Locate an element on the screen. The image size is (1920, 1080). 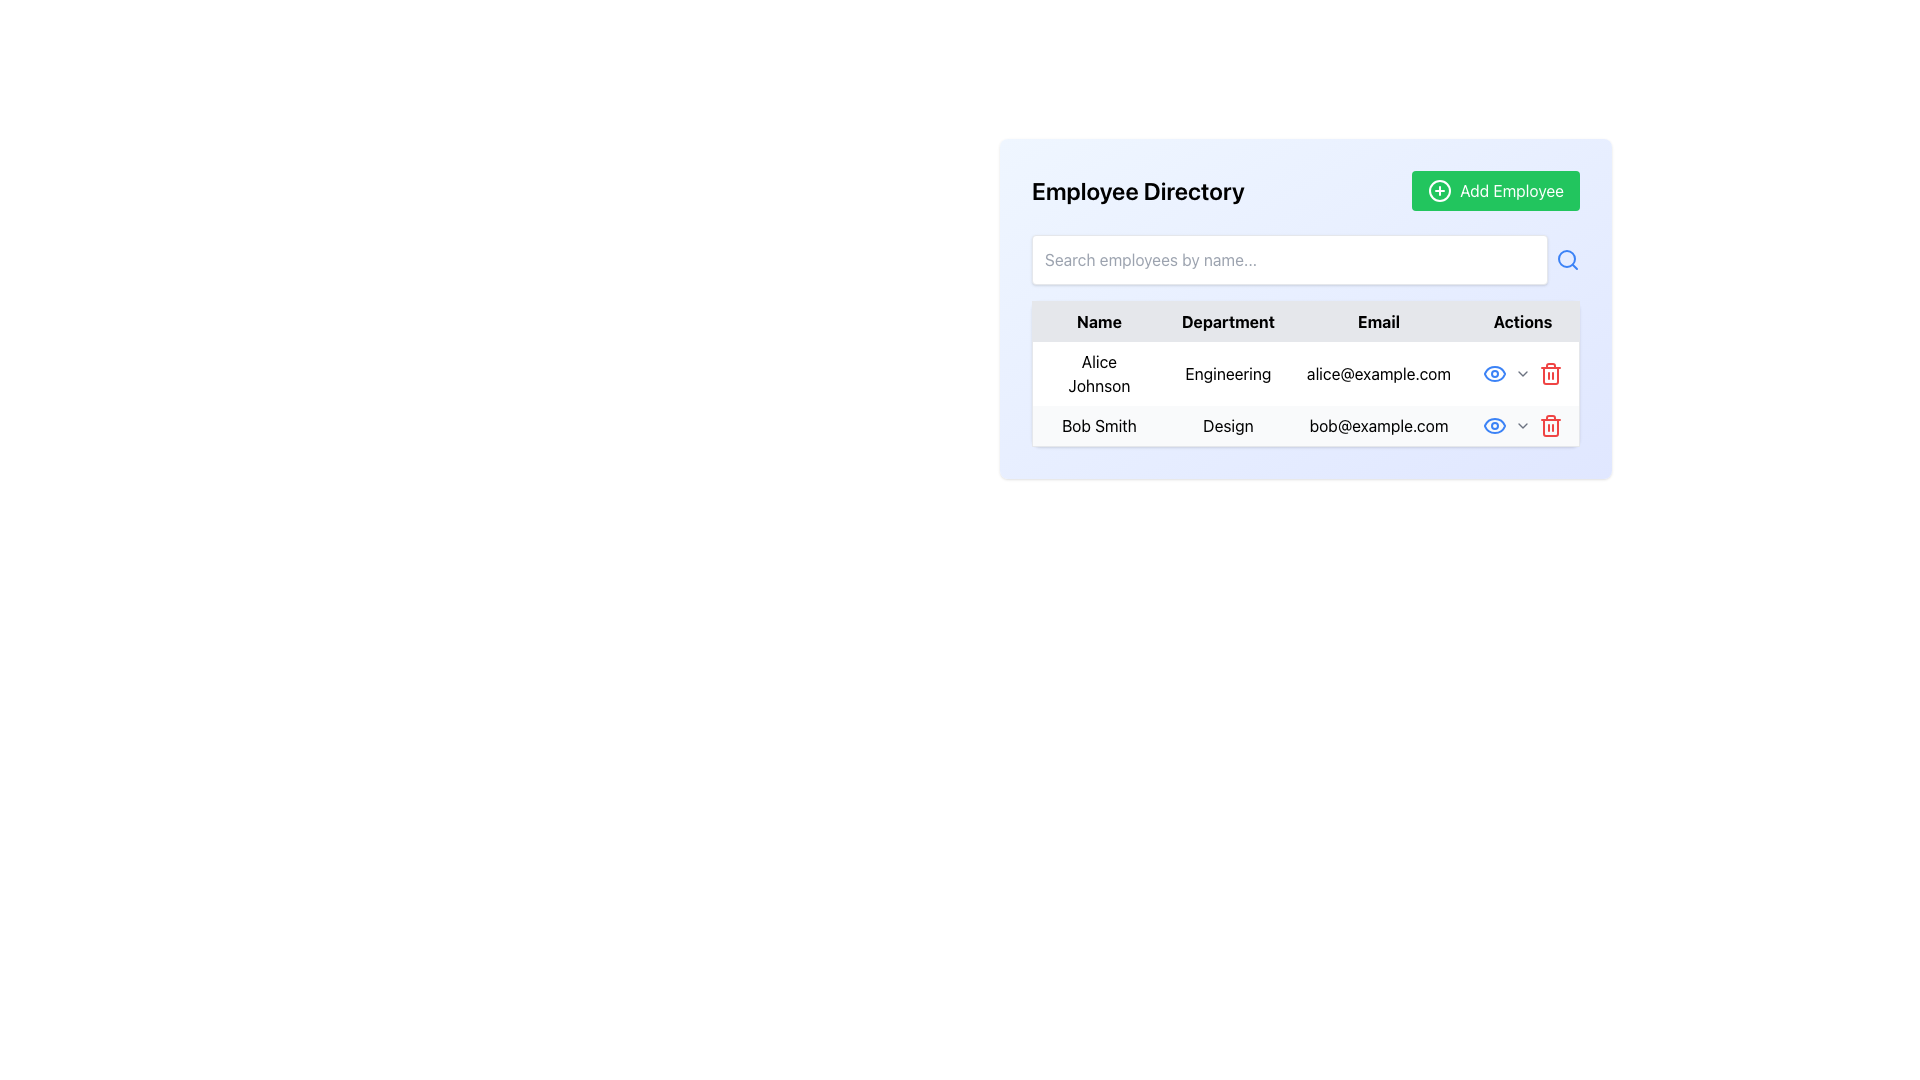
the search button icon located directly to the right of the employee search text input field is located at coordinates (1567, 258).